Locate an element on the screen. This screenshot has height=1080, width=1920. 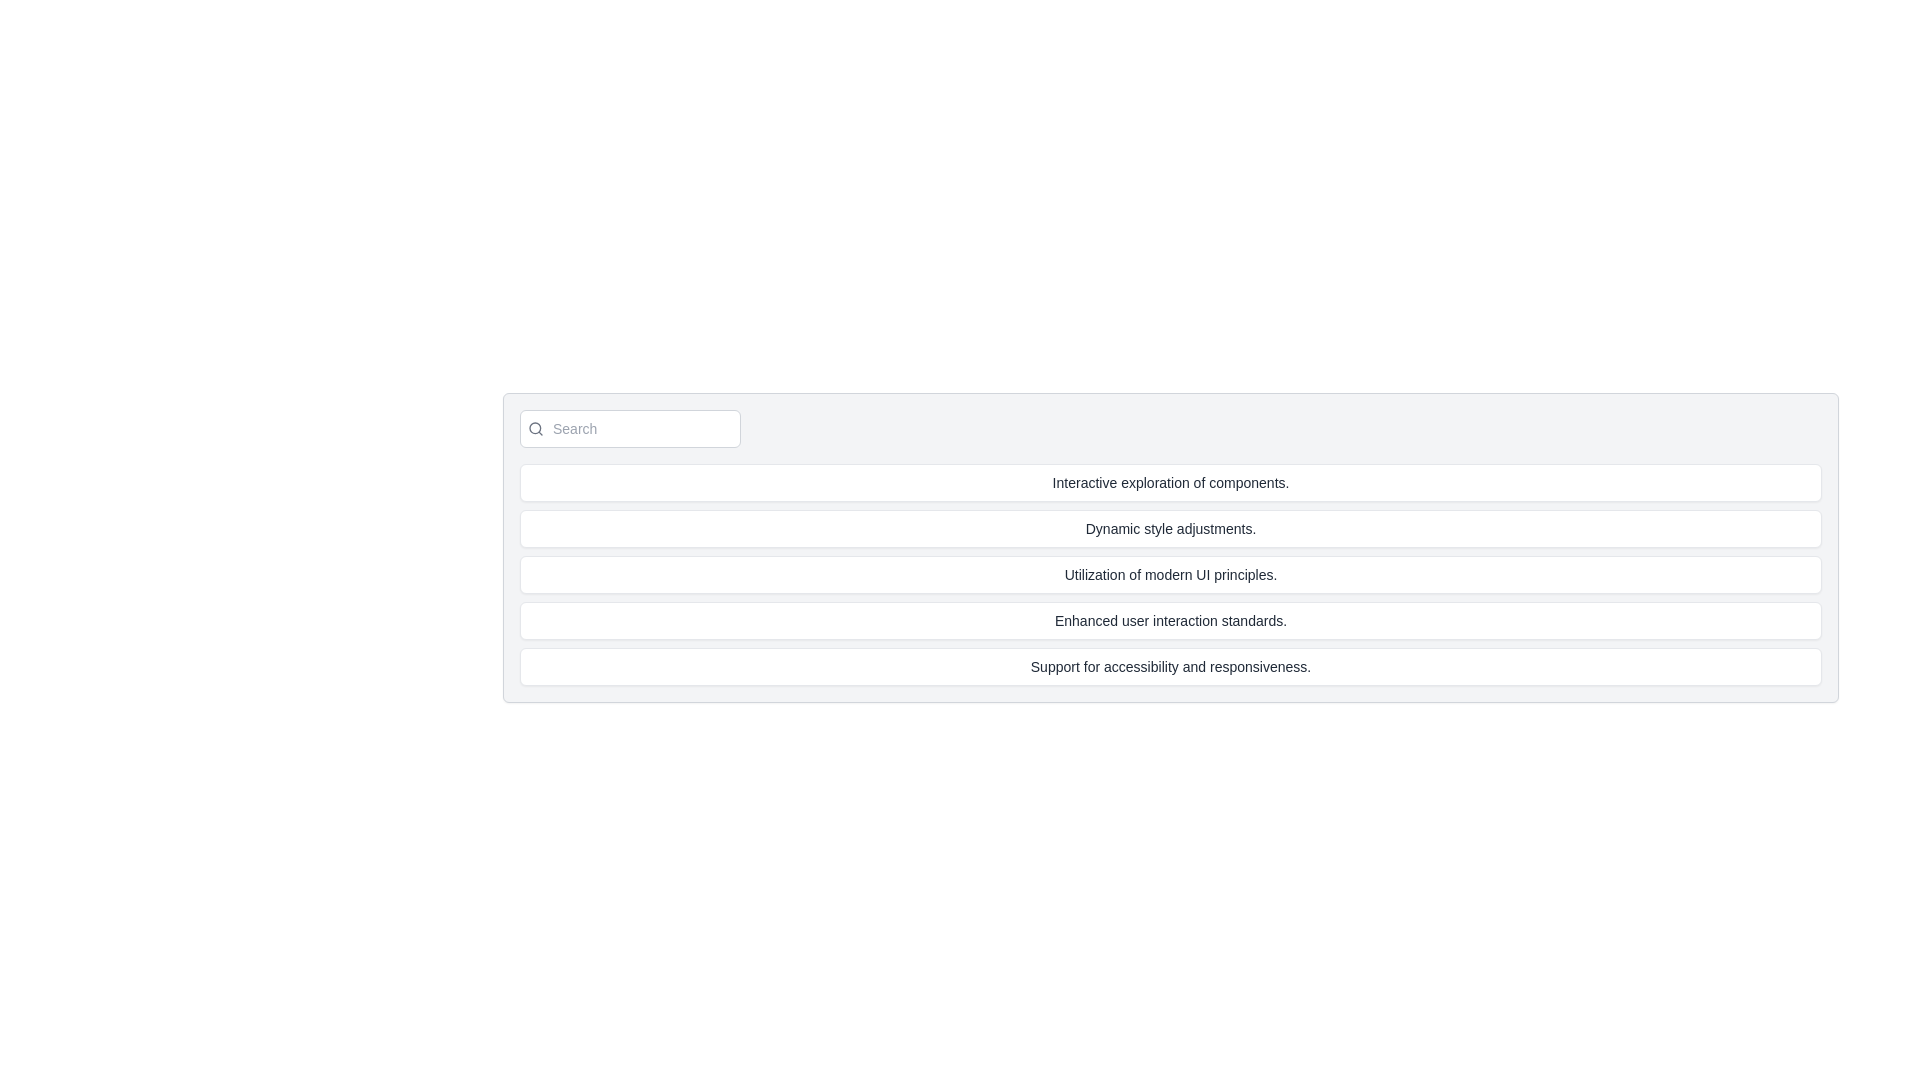
the character 'i' in the word 'Interactive' within the phrase 'Interactive exploration of components.' is located at coordinates (1172, 482).